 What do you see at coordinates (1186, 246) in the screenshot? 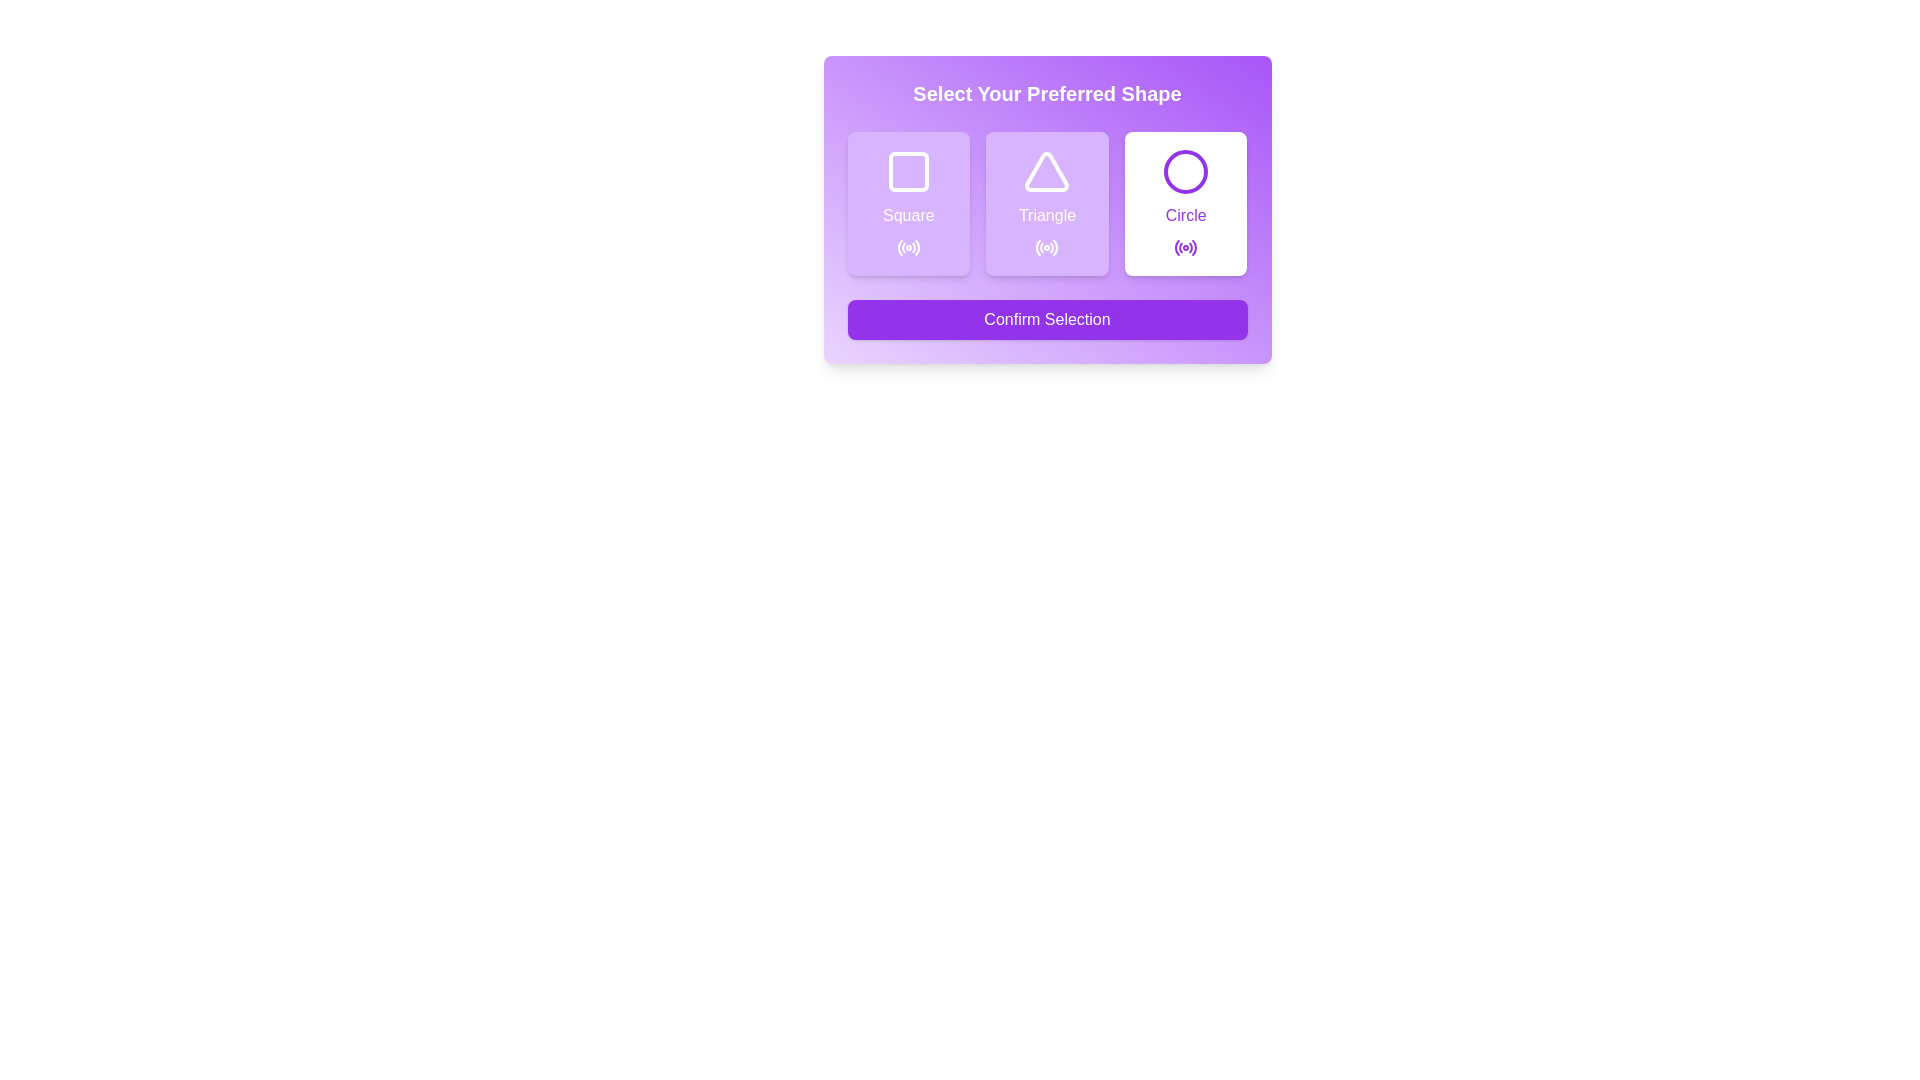
I see `the radio or signal icon located in the 'Circle' option card, which is positioned below the circular outline and above the caption 'circle'` at bounding box center [1186, 246].